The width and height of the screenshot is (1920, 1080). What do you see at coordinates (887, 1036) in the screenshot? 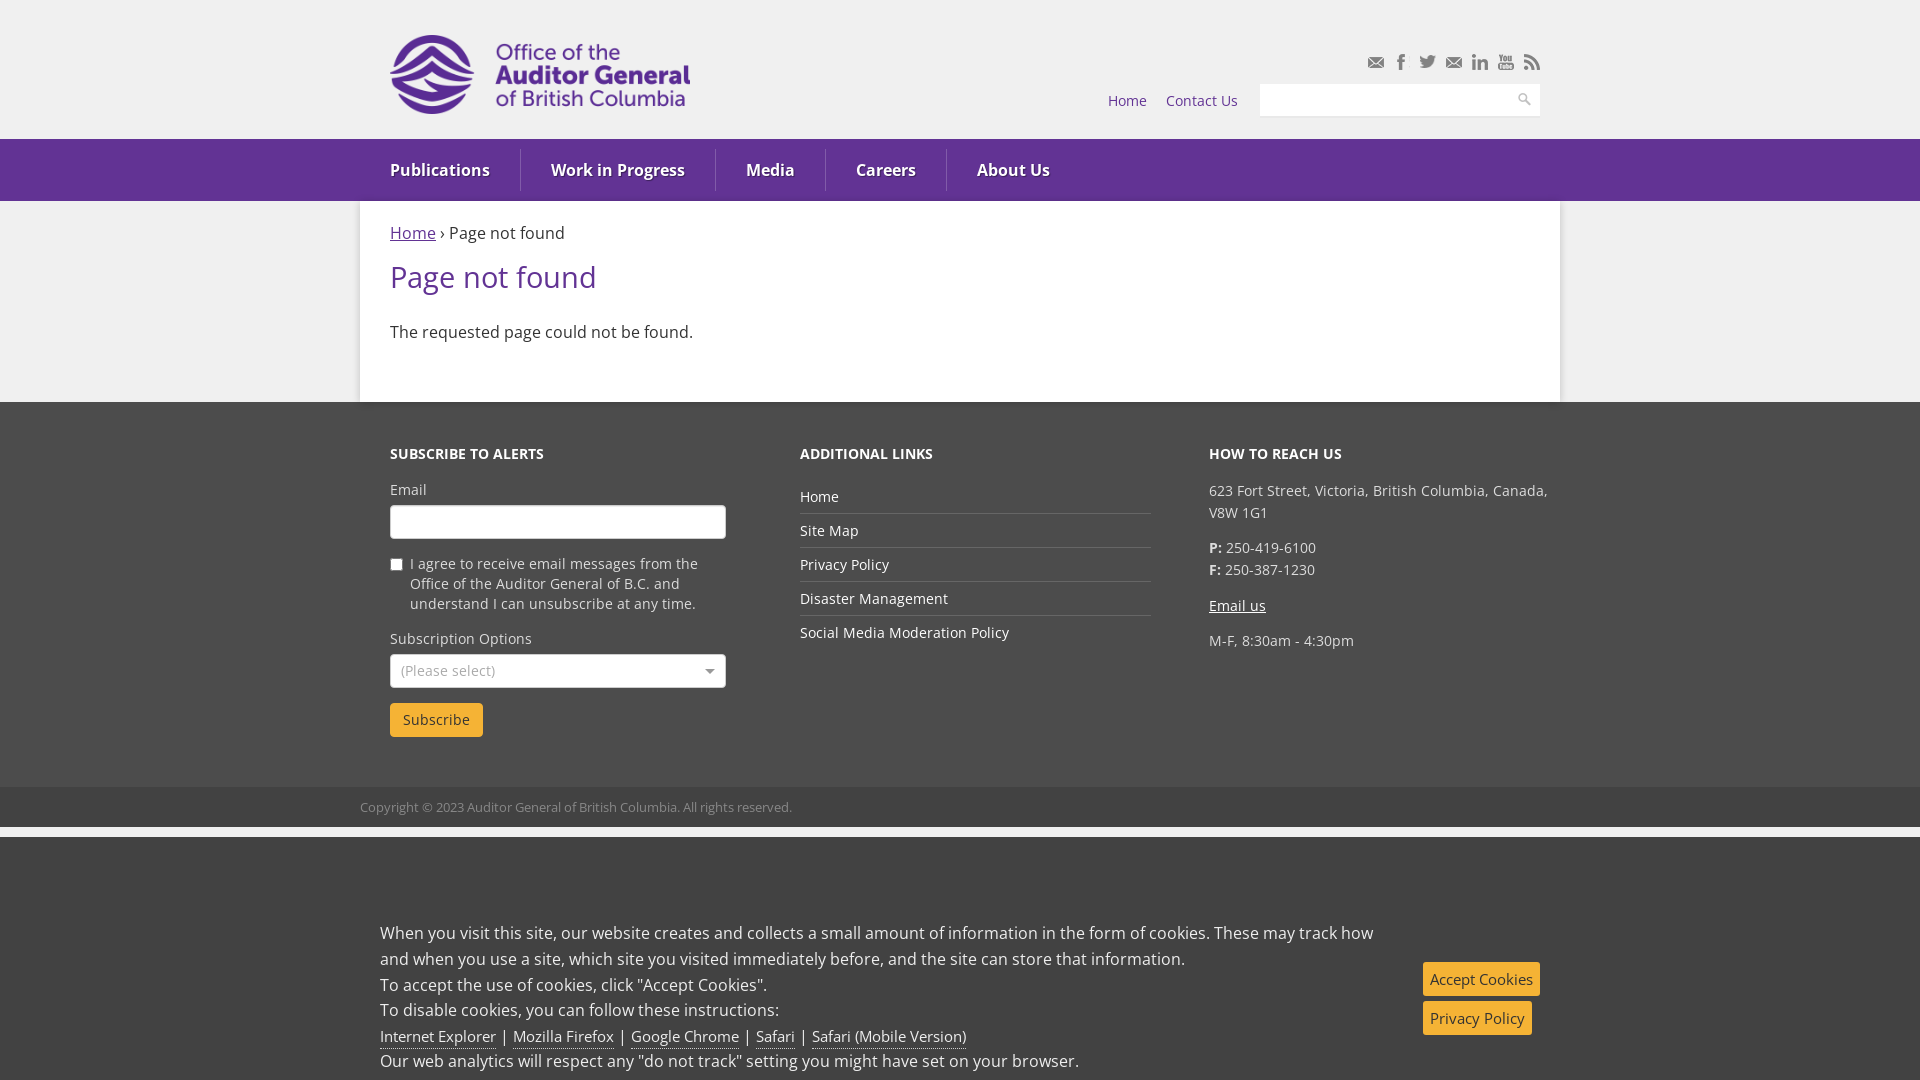
I see `'Safari (Mobile Version)'` at bounding box center [887, 1036].